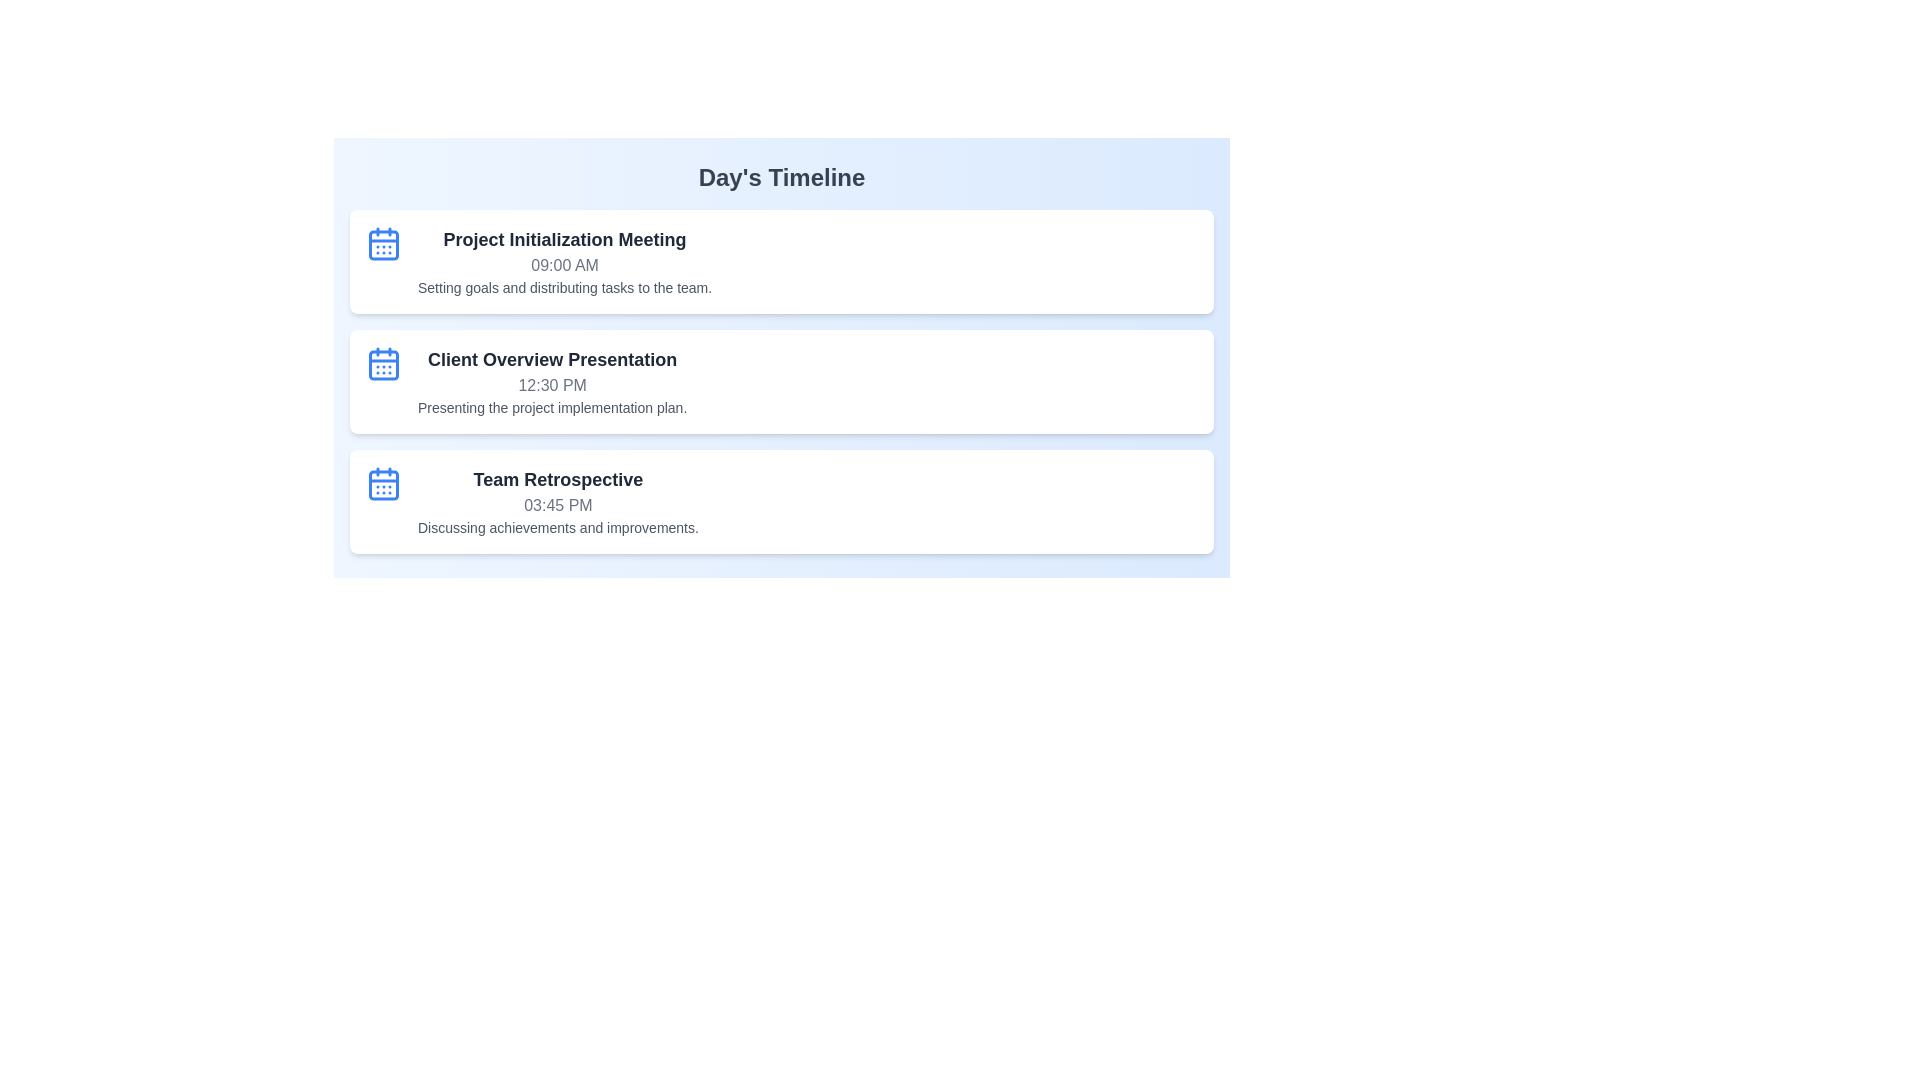 This screenshot has width=1920, height=1080. What do you see at coordinates (558, 527) in the screenshot?
I see `the text label that reads 'Discussing achievements and improvements.', which is styled in a small font size and light gray color, located beneath the title 'Team Retrospective' and the time '03:45 PM'` at bounding box center [558, 527].